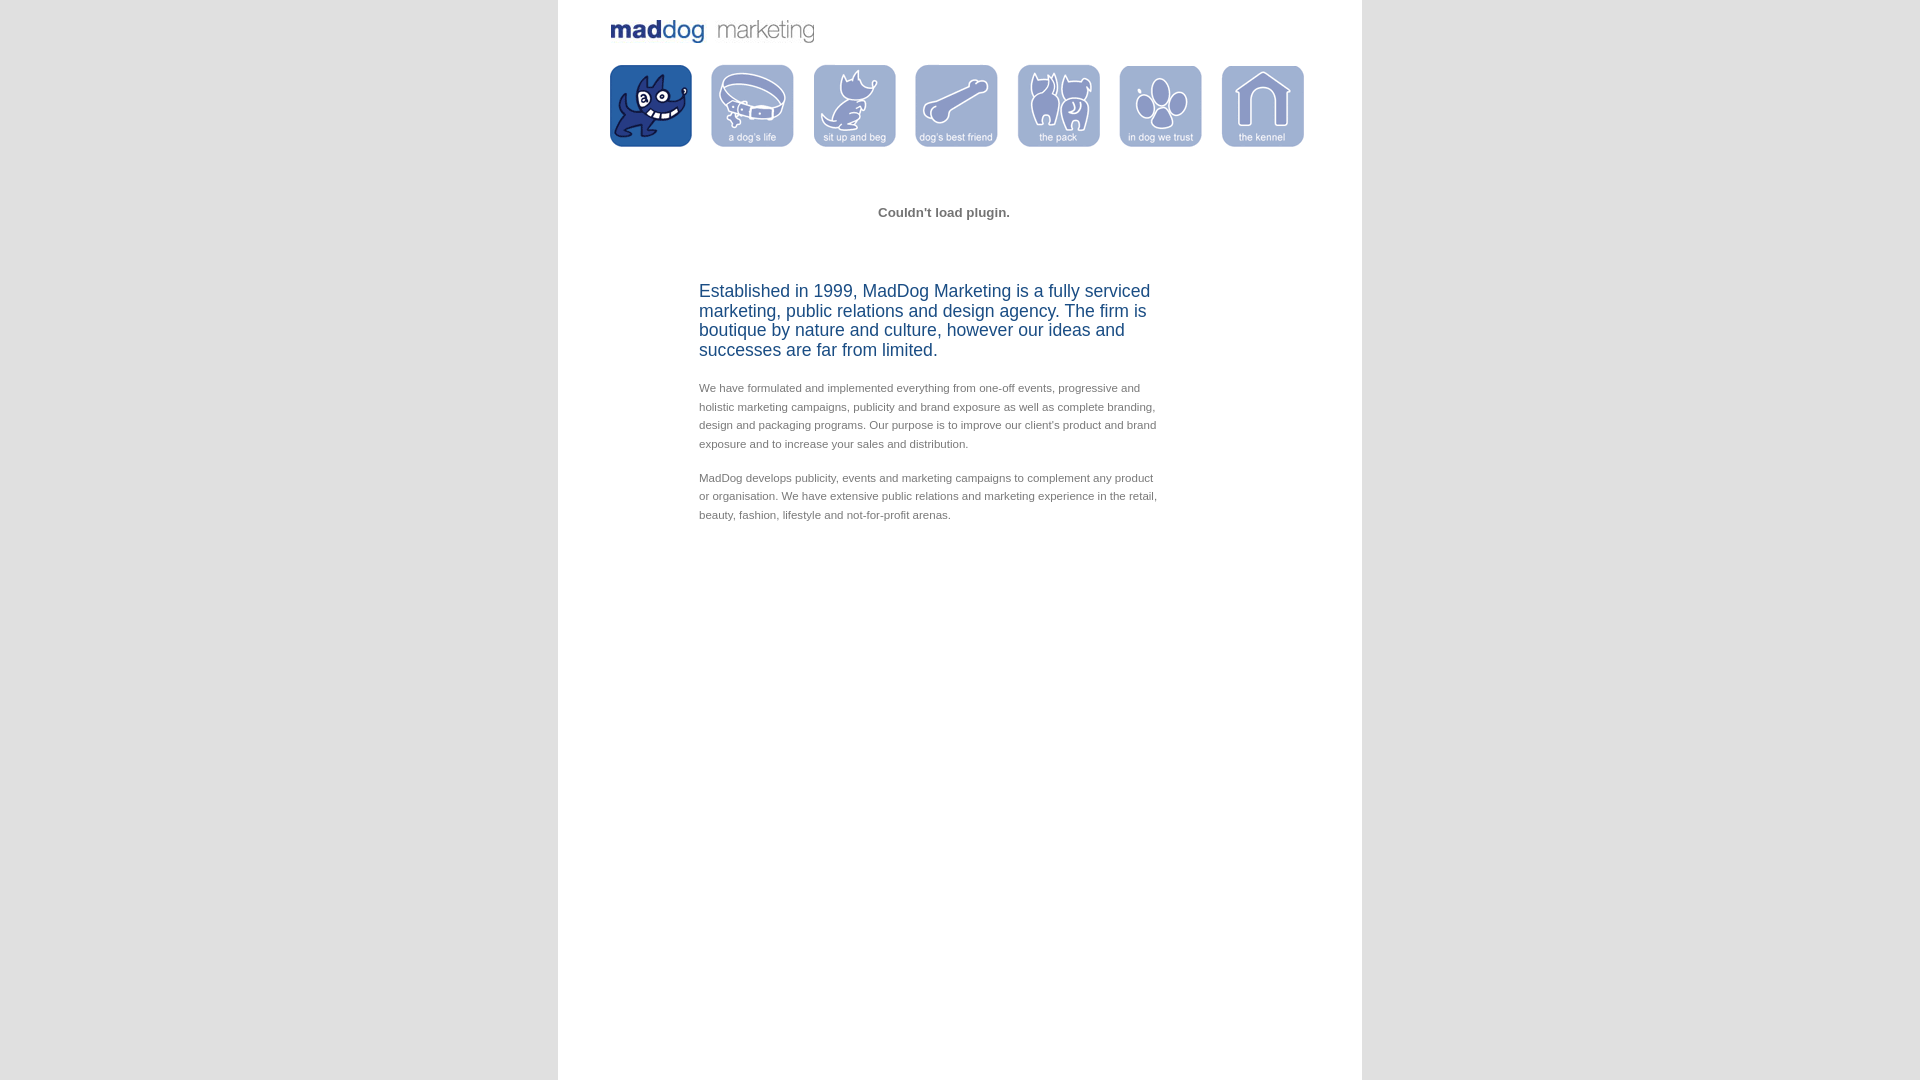 The height and width of the screenshot is (1080, 1920). What do you see at coordinates (943, 212) in the screenshot?
I see `'MadDog Flash animation'` at bounding box center [943, 212].